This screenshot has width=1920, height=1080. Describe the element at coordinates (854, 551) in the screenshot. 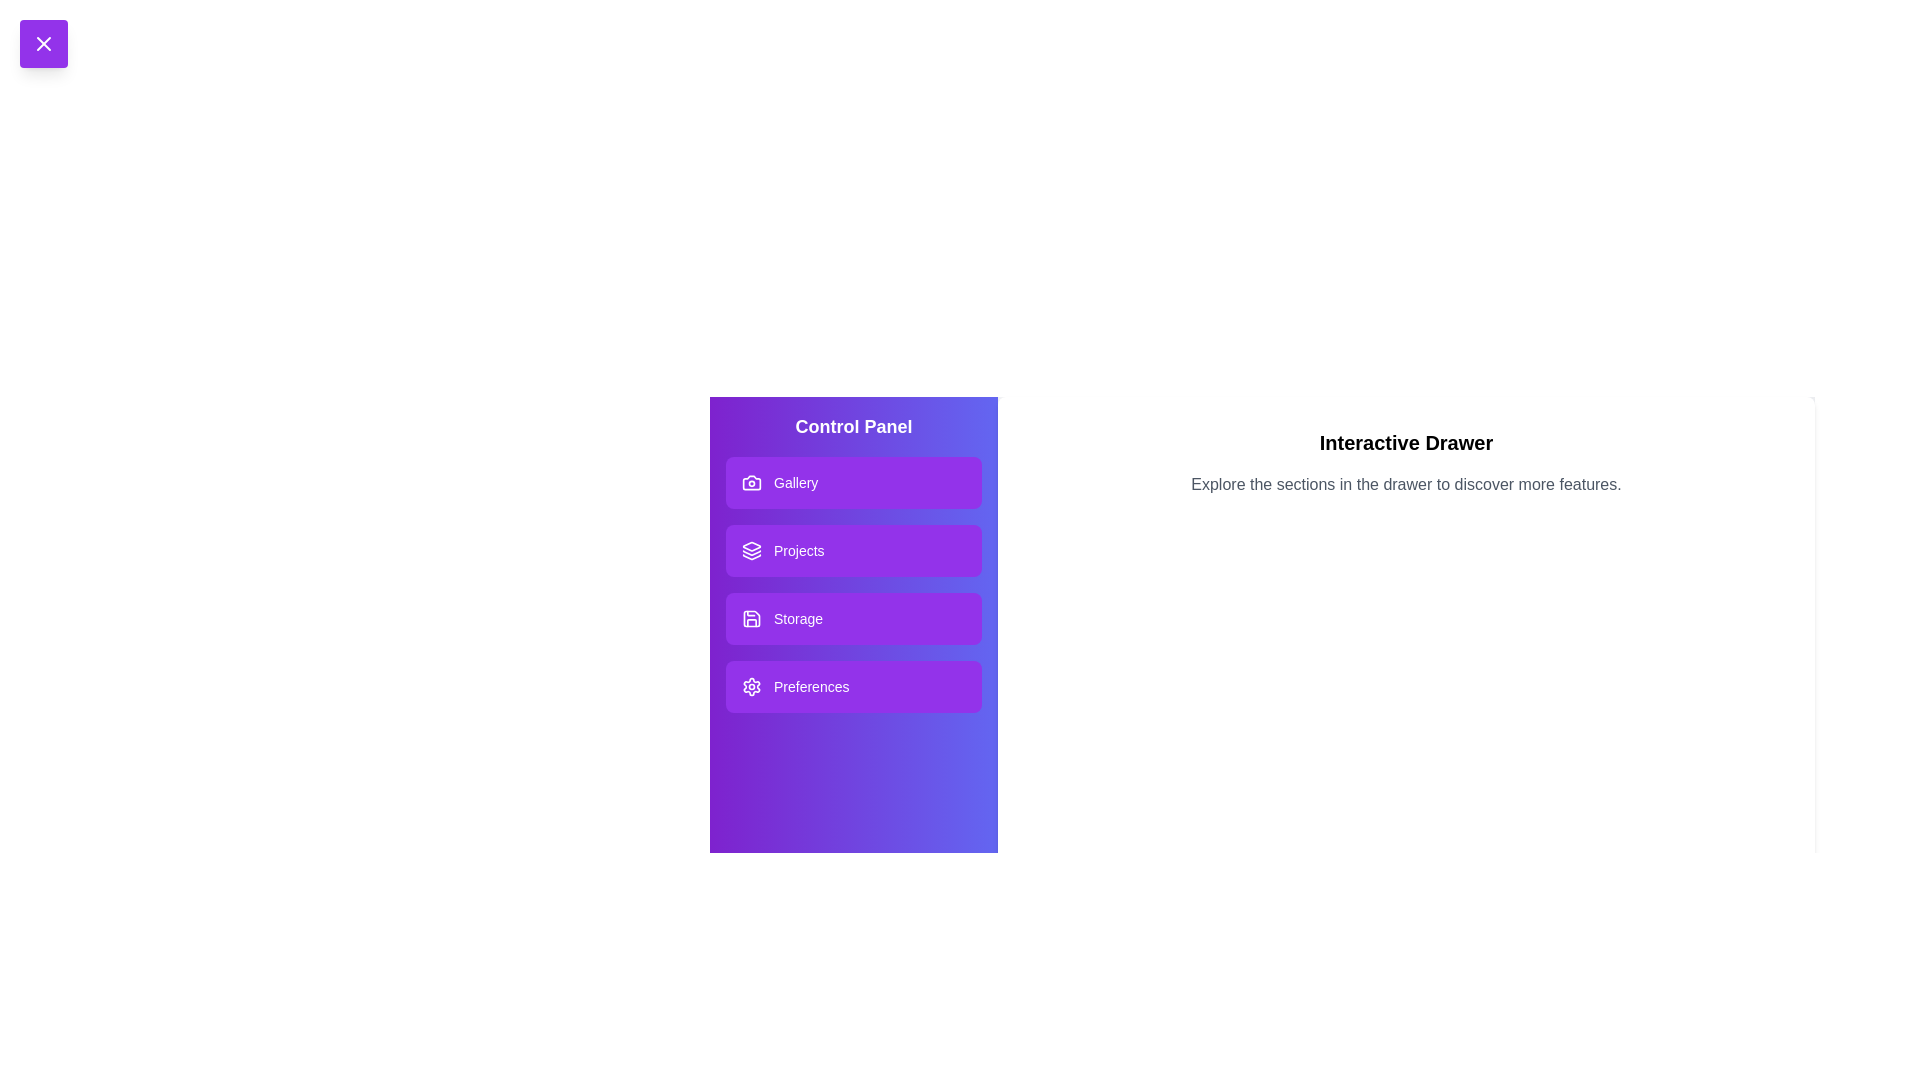

I see `the Projects section in the drawer` at that location.